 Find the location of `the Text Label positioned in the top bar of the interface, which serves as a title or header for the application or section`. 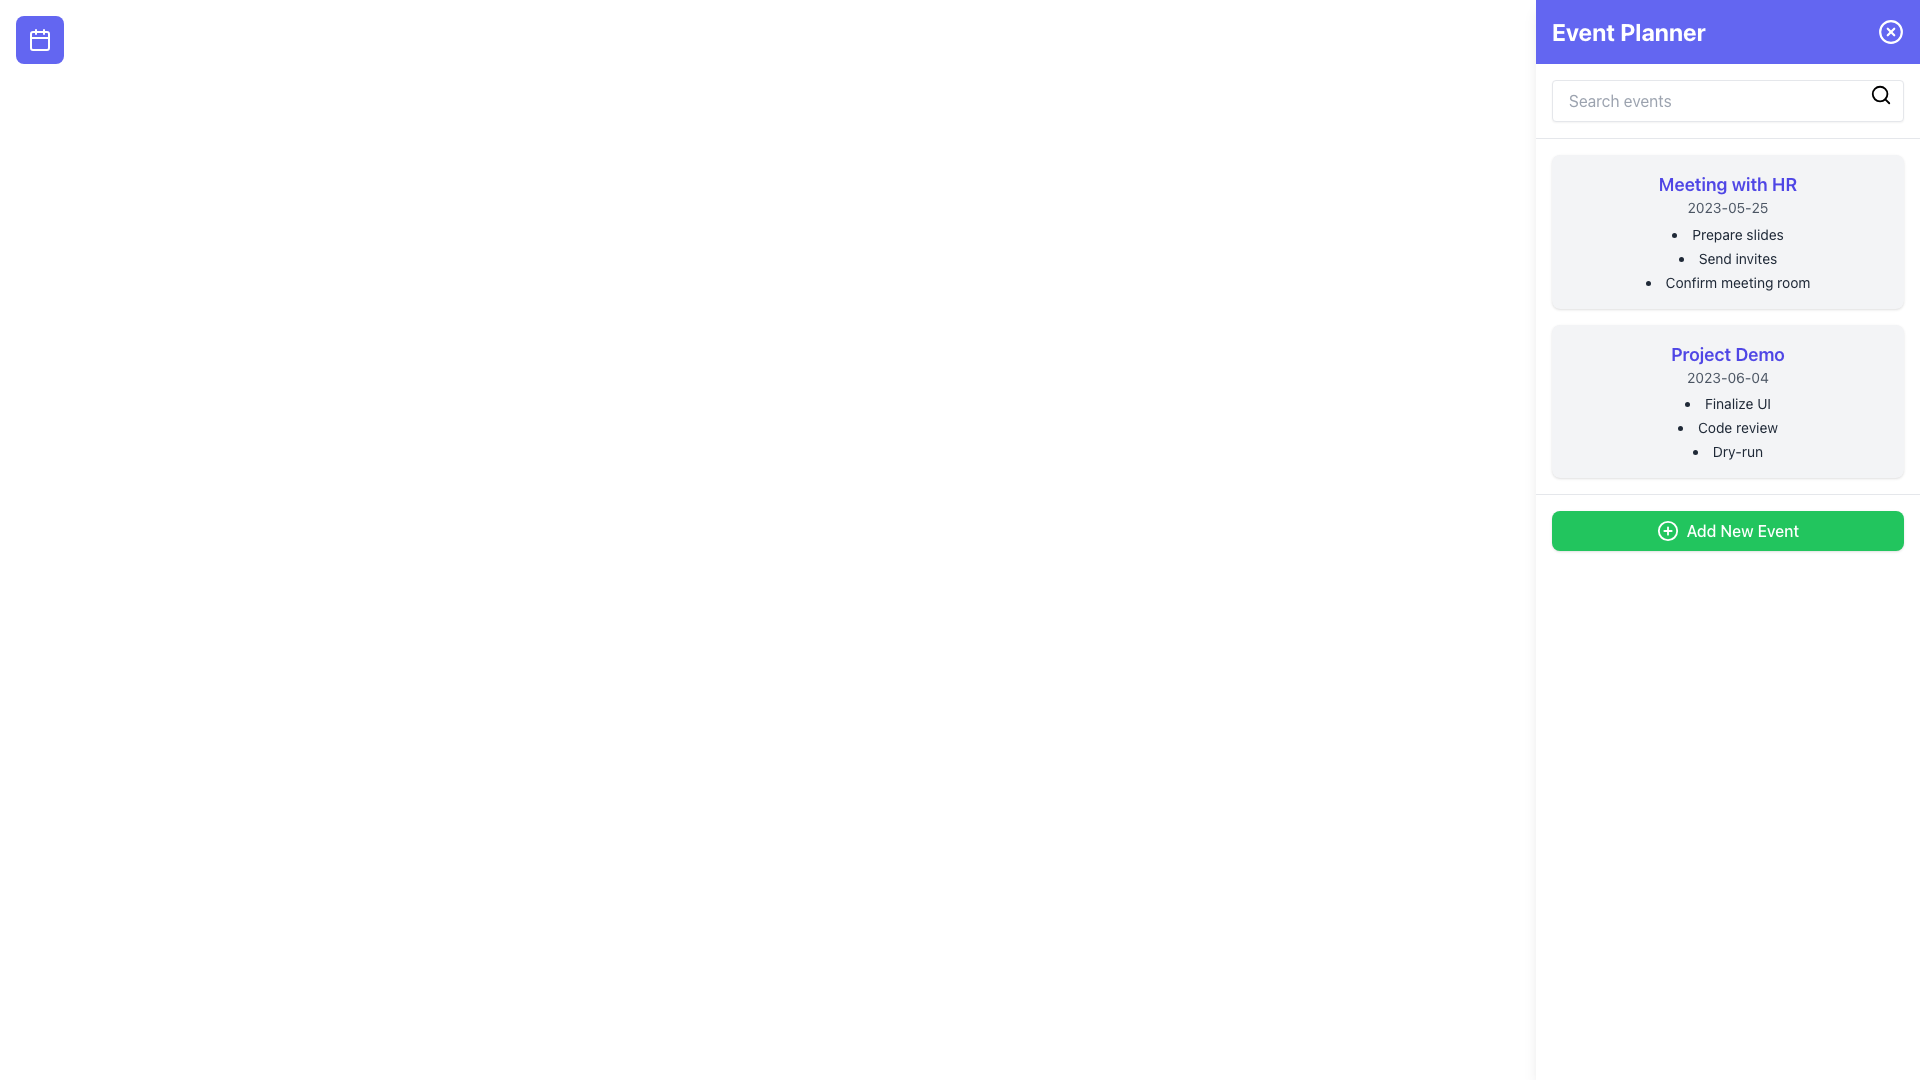

the Text Label positioned in the top bar of the interface, which serves as a title or header for the application or section is located at coordinates (1628, 31).